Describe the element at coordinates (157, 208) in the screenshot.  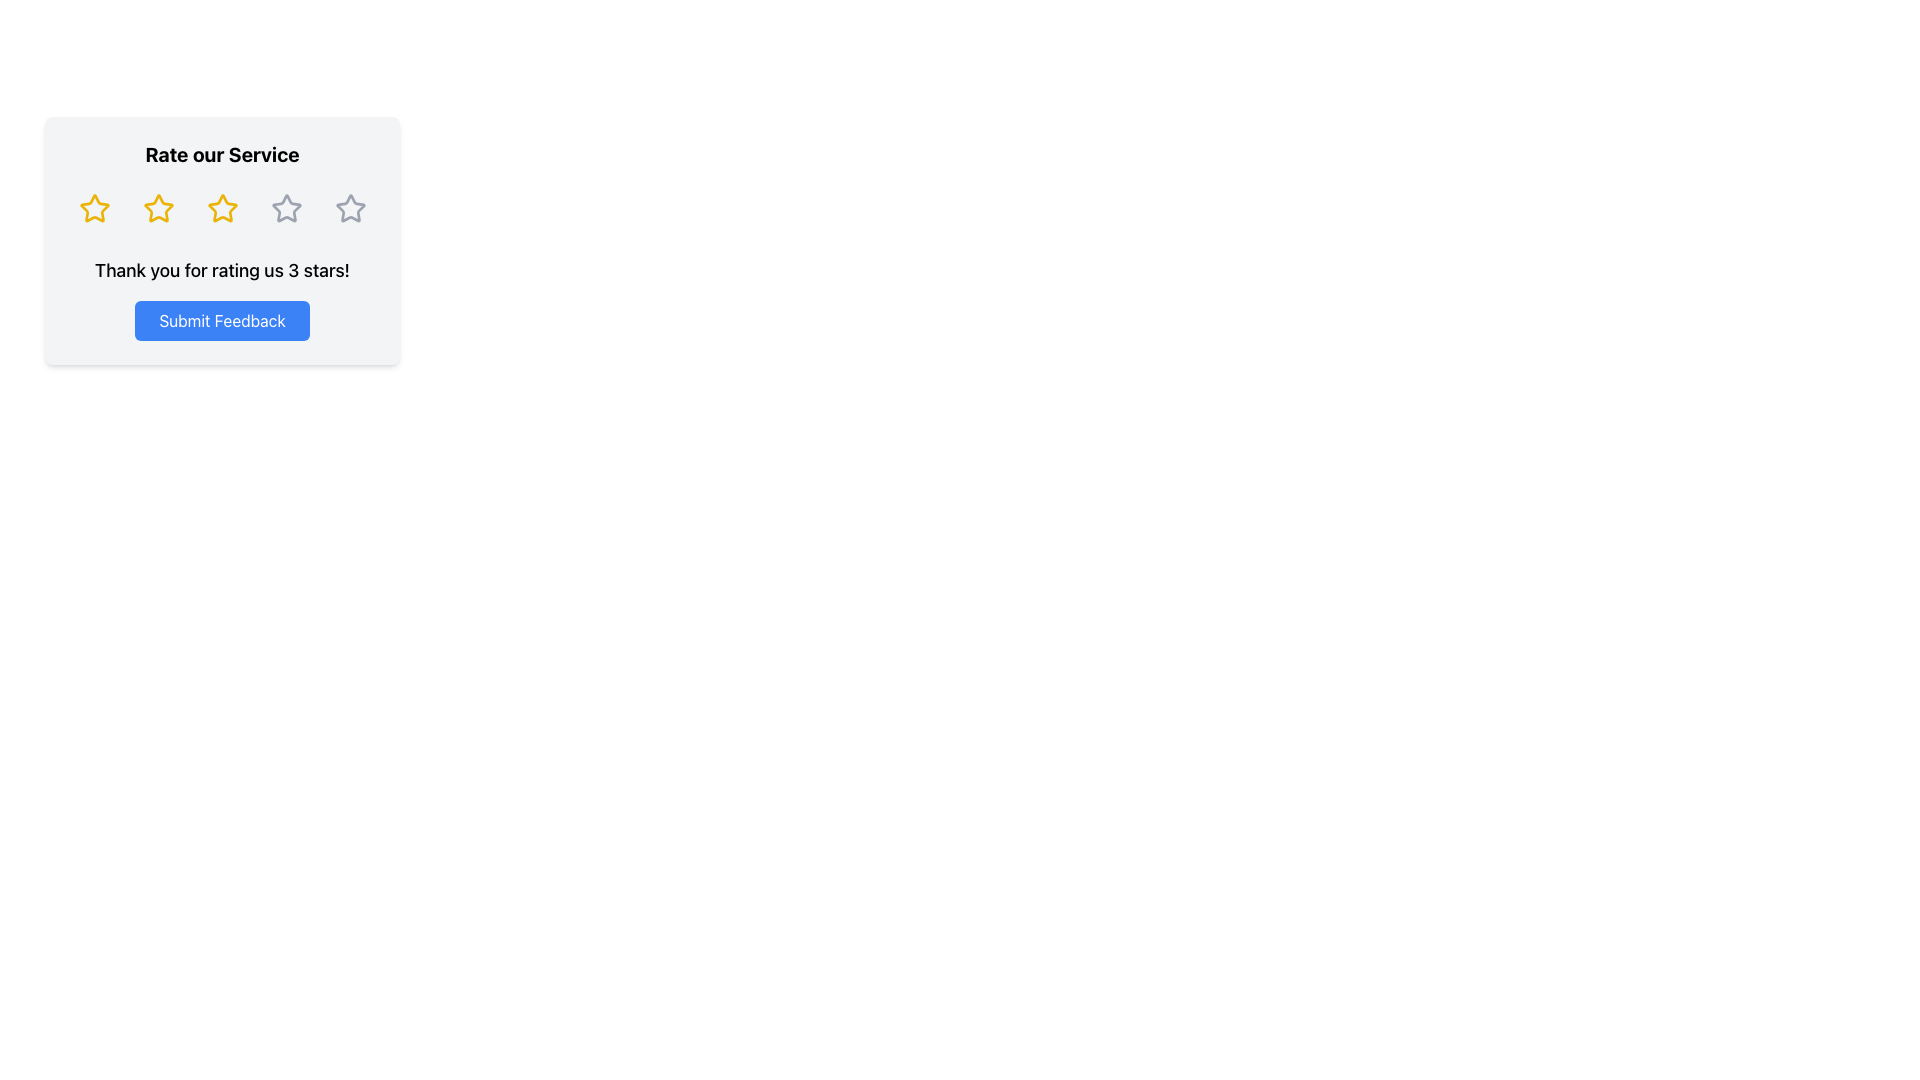
I see `the second star in the horizontal row of rating stars` at that location.